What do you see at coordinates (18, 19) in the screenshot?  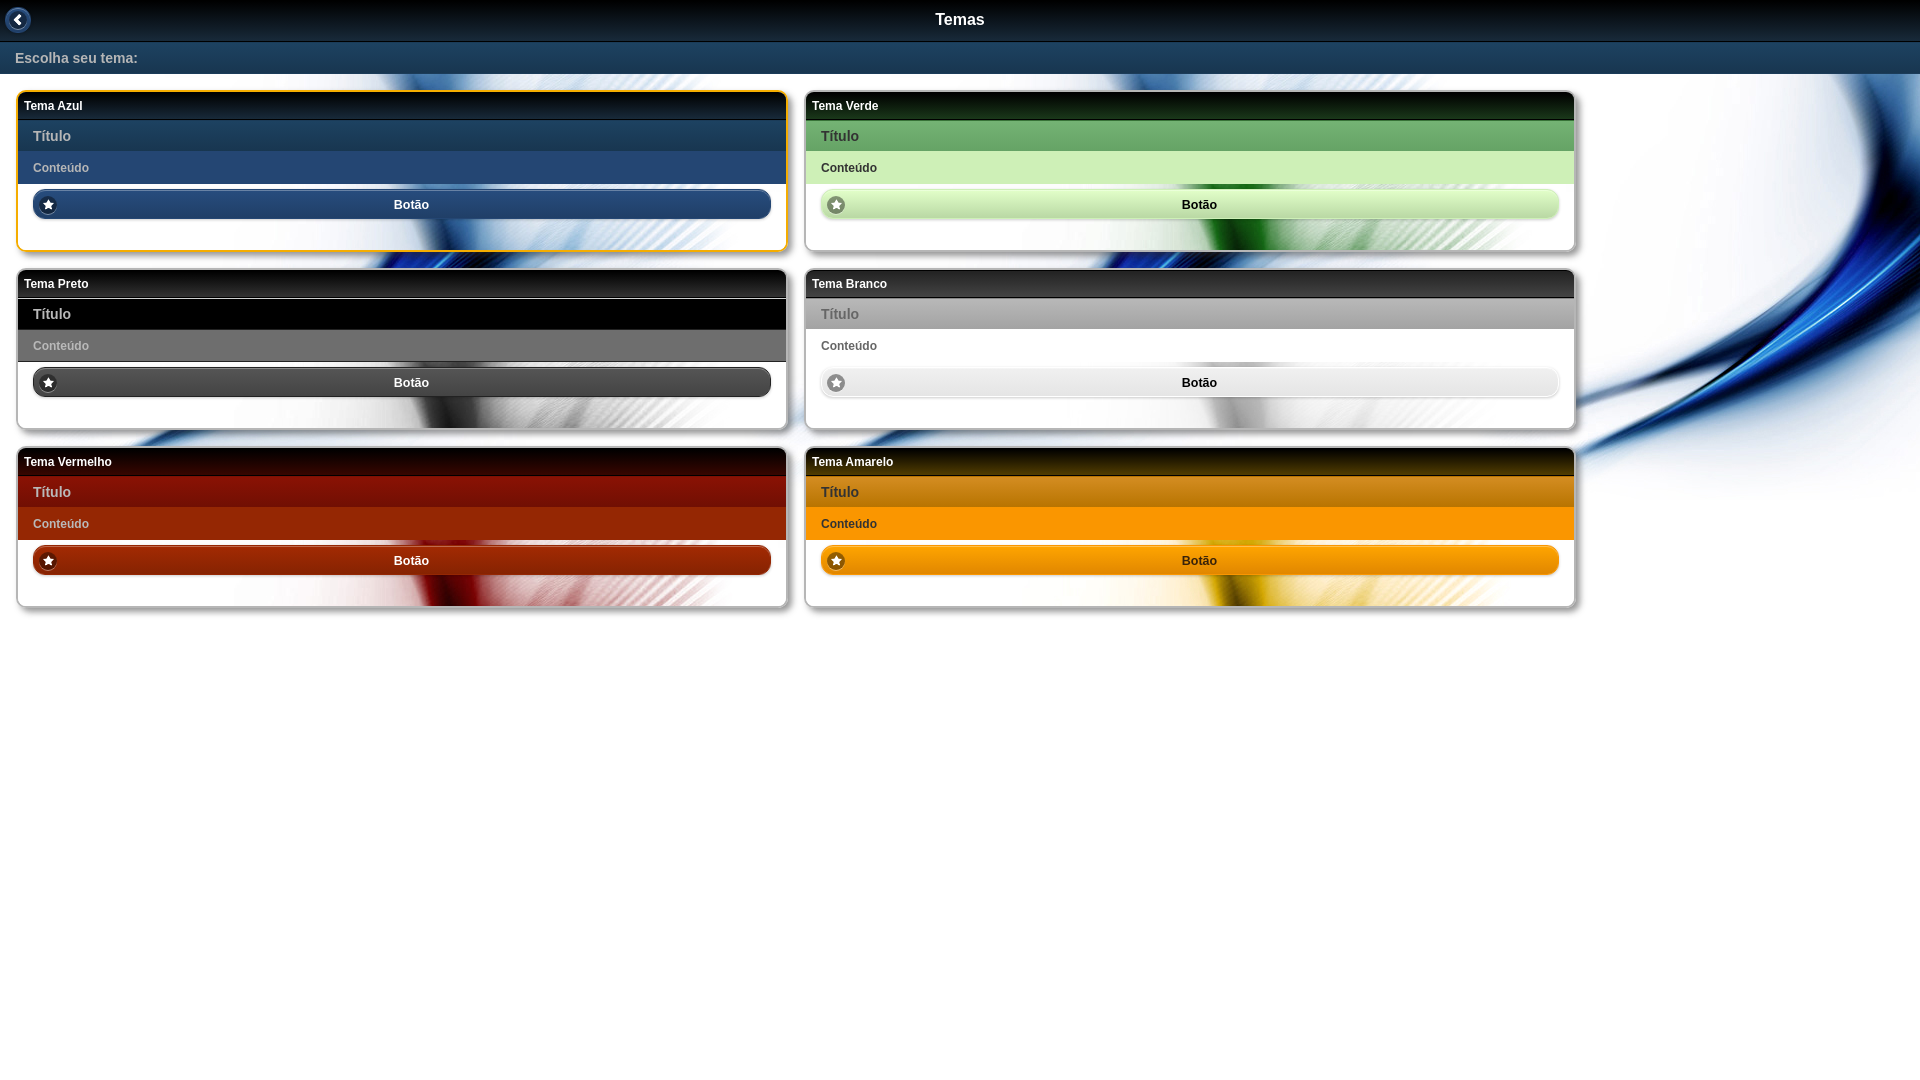 I see `'Voltar'` at bounding box center [18, 19].